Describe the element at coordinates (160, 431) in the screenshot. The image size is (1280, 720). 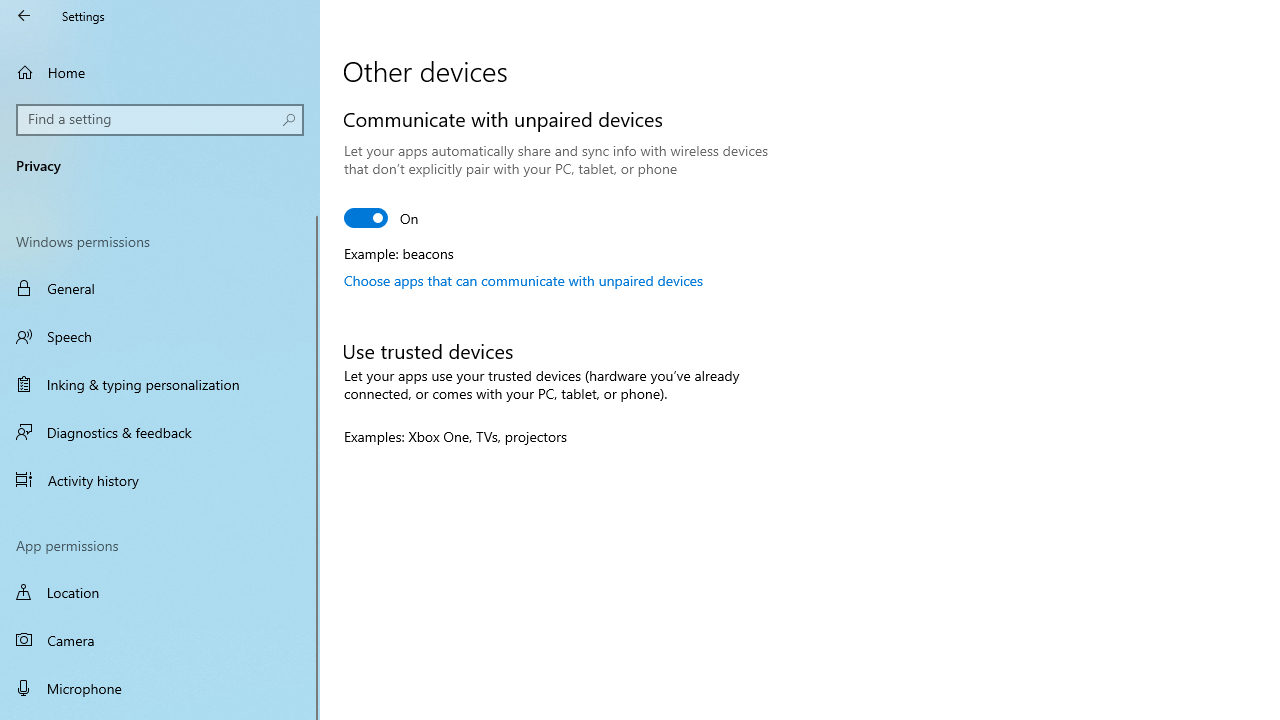
I see `'Diagnostics & feedback'` at that location.